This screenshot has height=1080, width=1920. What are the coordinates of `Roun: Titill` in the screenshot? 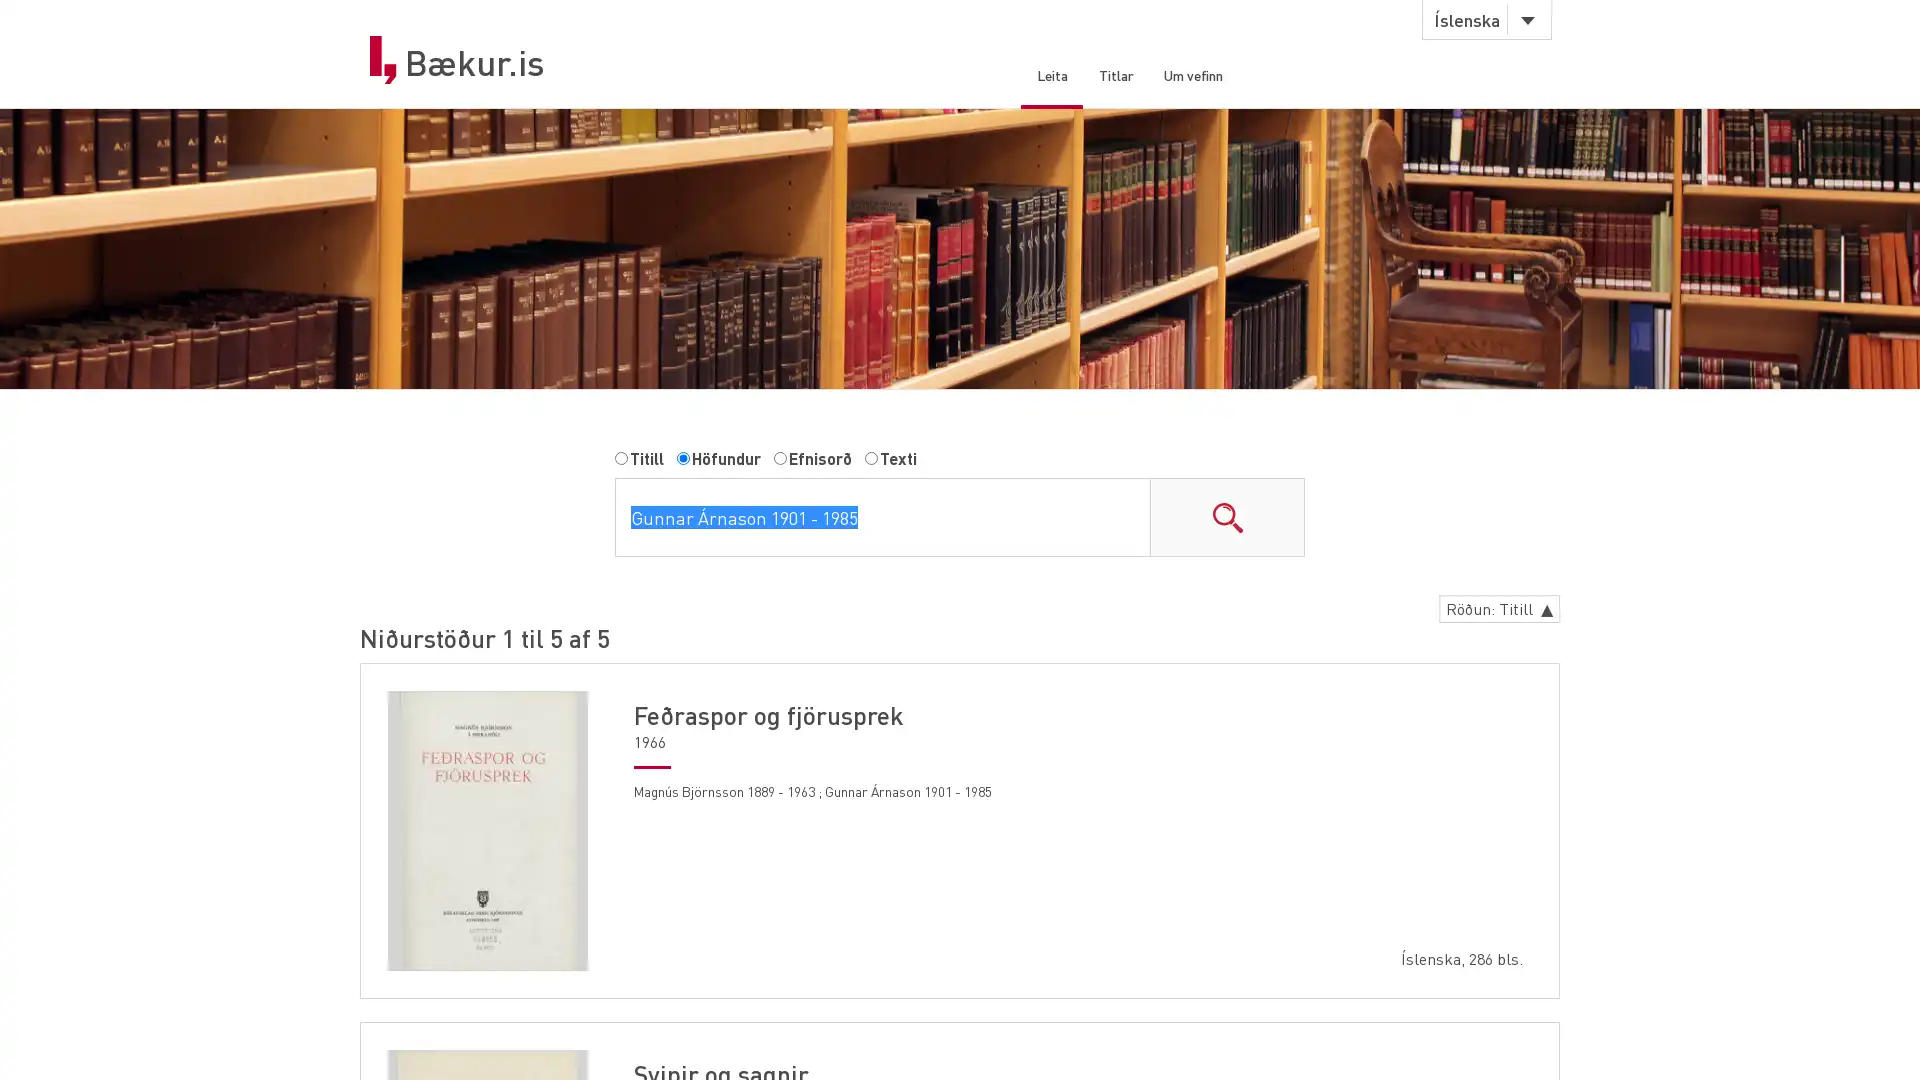 It's located at (1493, 612).